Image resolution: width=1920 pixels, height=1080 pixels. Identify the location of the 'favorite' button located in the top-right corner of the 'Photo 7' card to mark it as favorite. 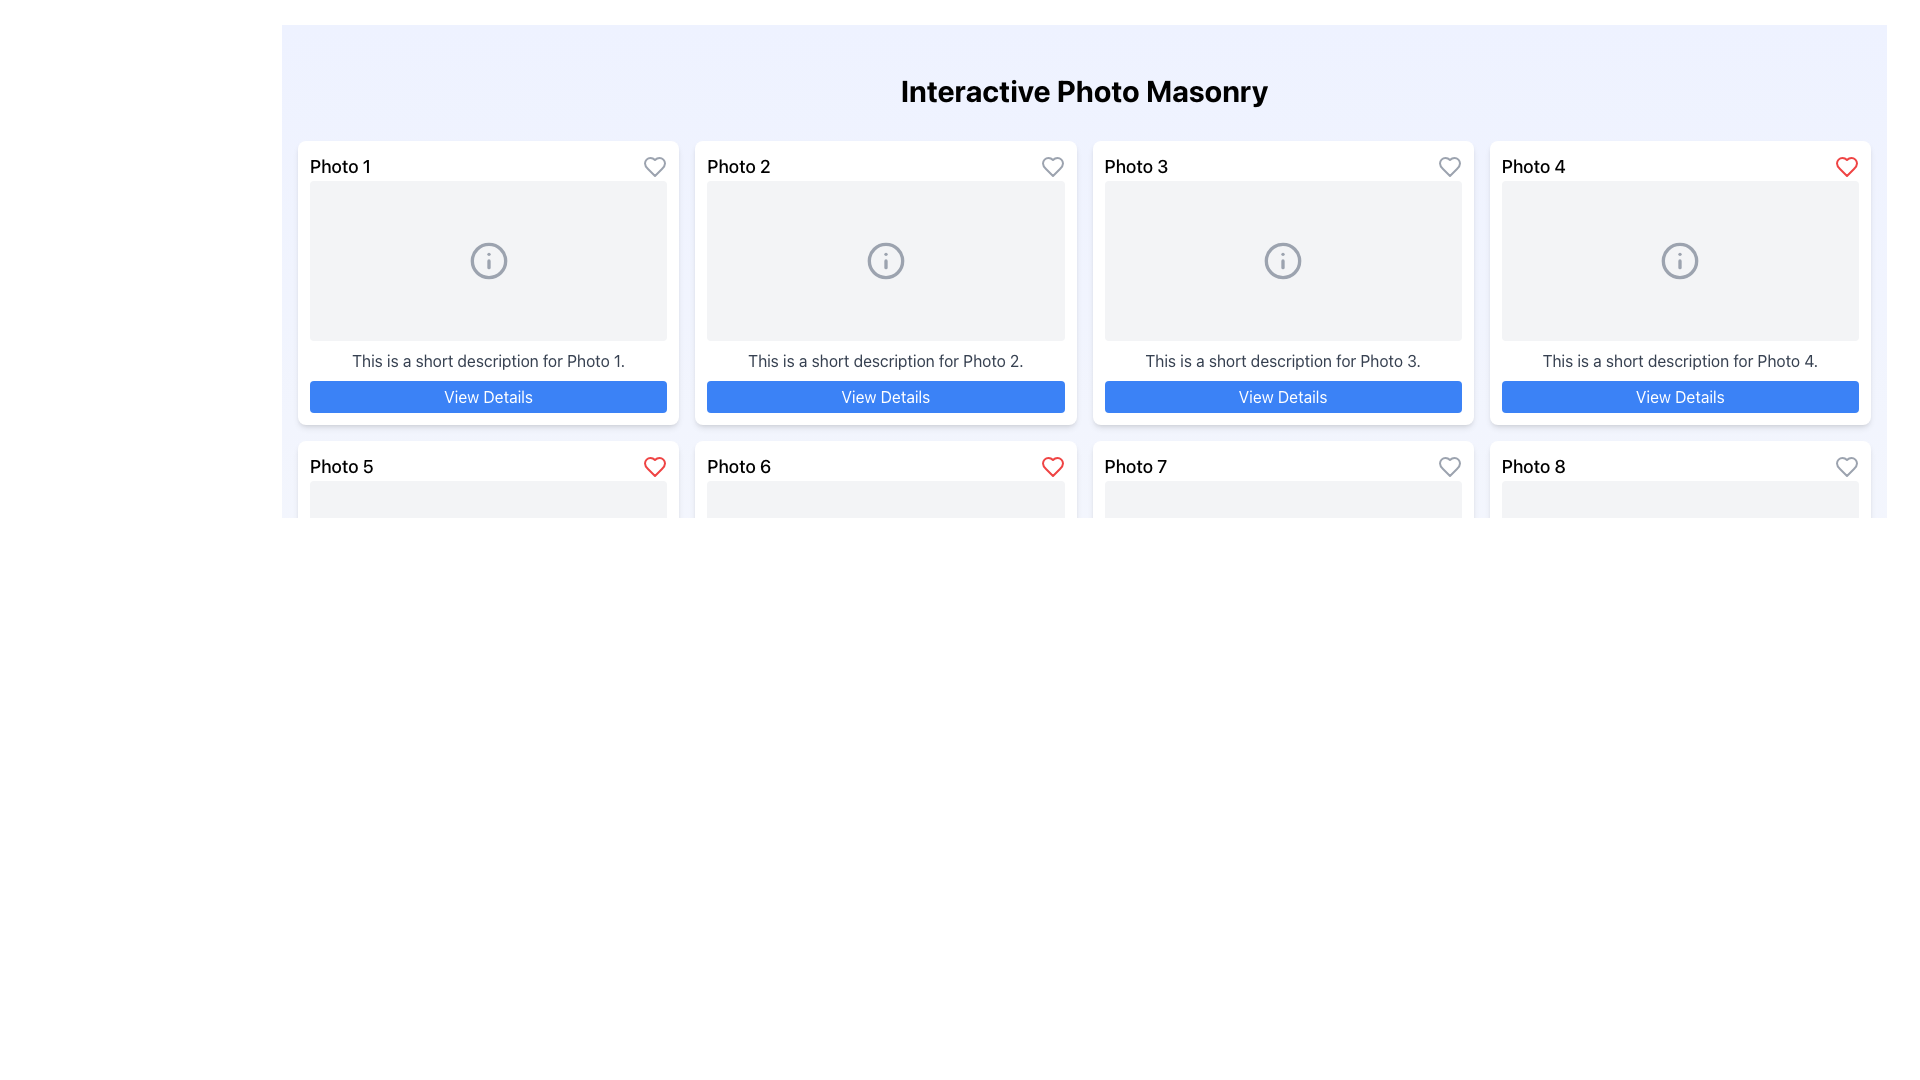
(1449, 466).